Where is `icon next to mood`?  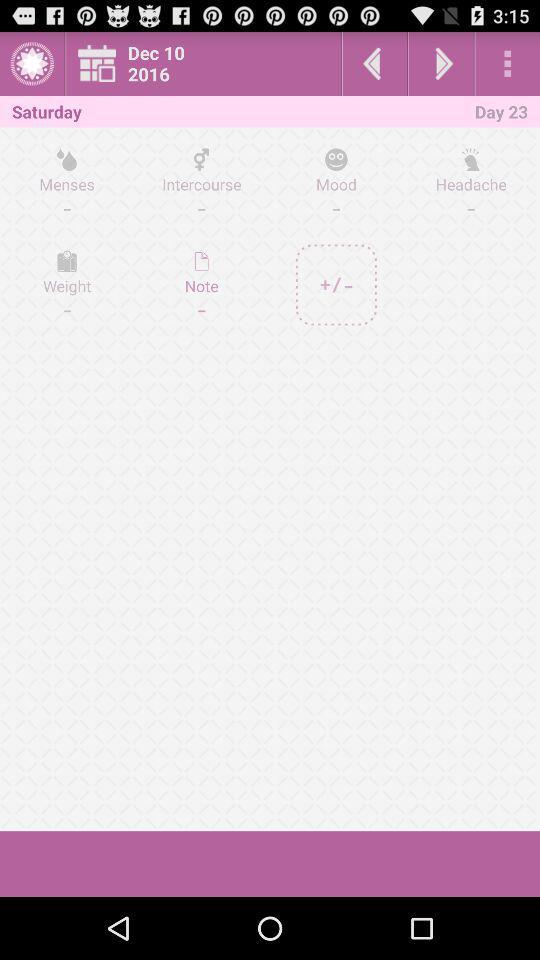 icon next to mood is located at coordinates (201, 183).